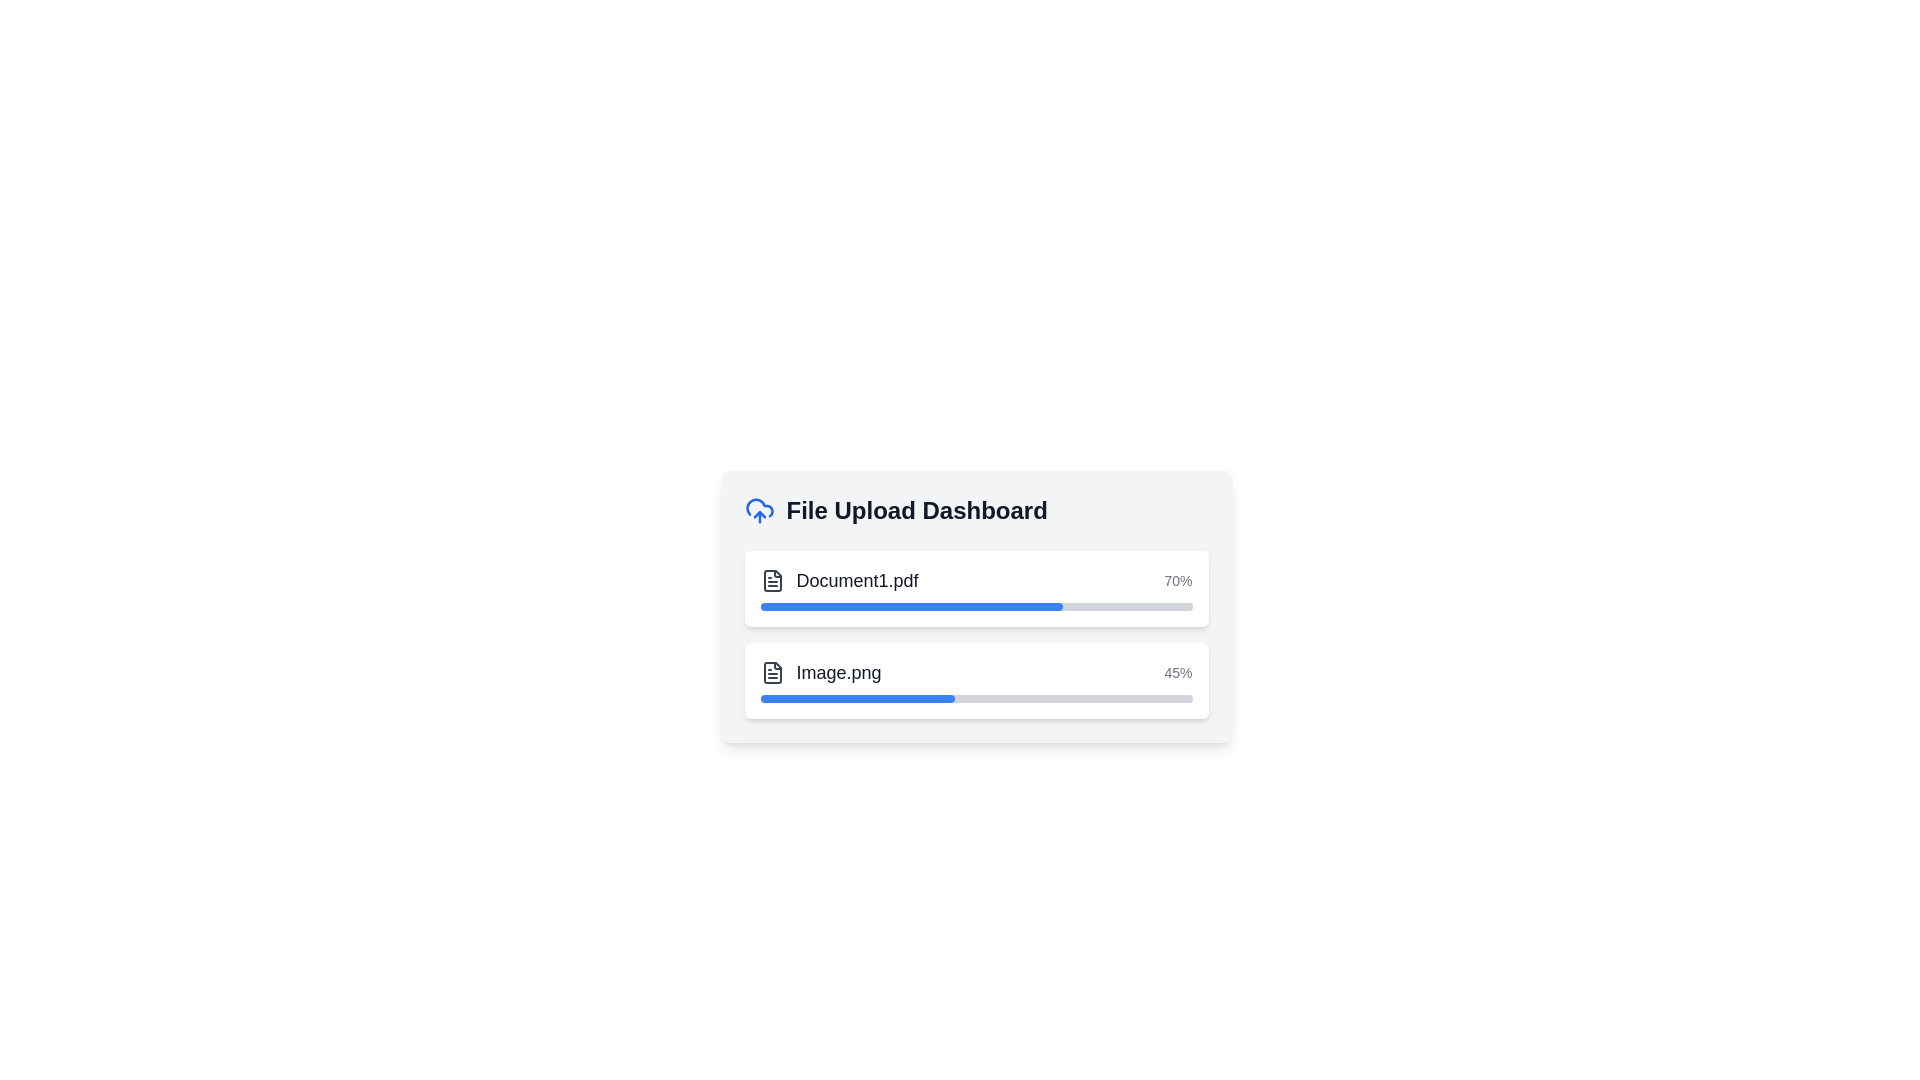  What do you see at coordinates (758, 507) in the screenshot?
I see `the cloud-shaped graphical element outlined in blue, which is part of the upload icon within the 'File Upload Dashboard' section` at bounding box center [758, 507].